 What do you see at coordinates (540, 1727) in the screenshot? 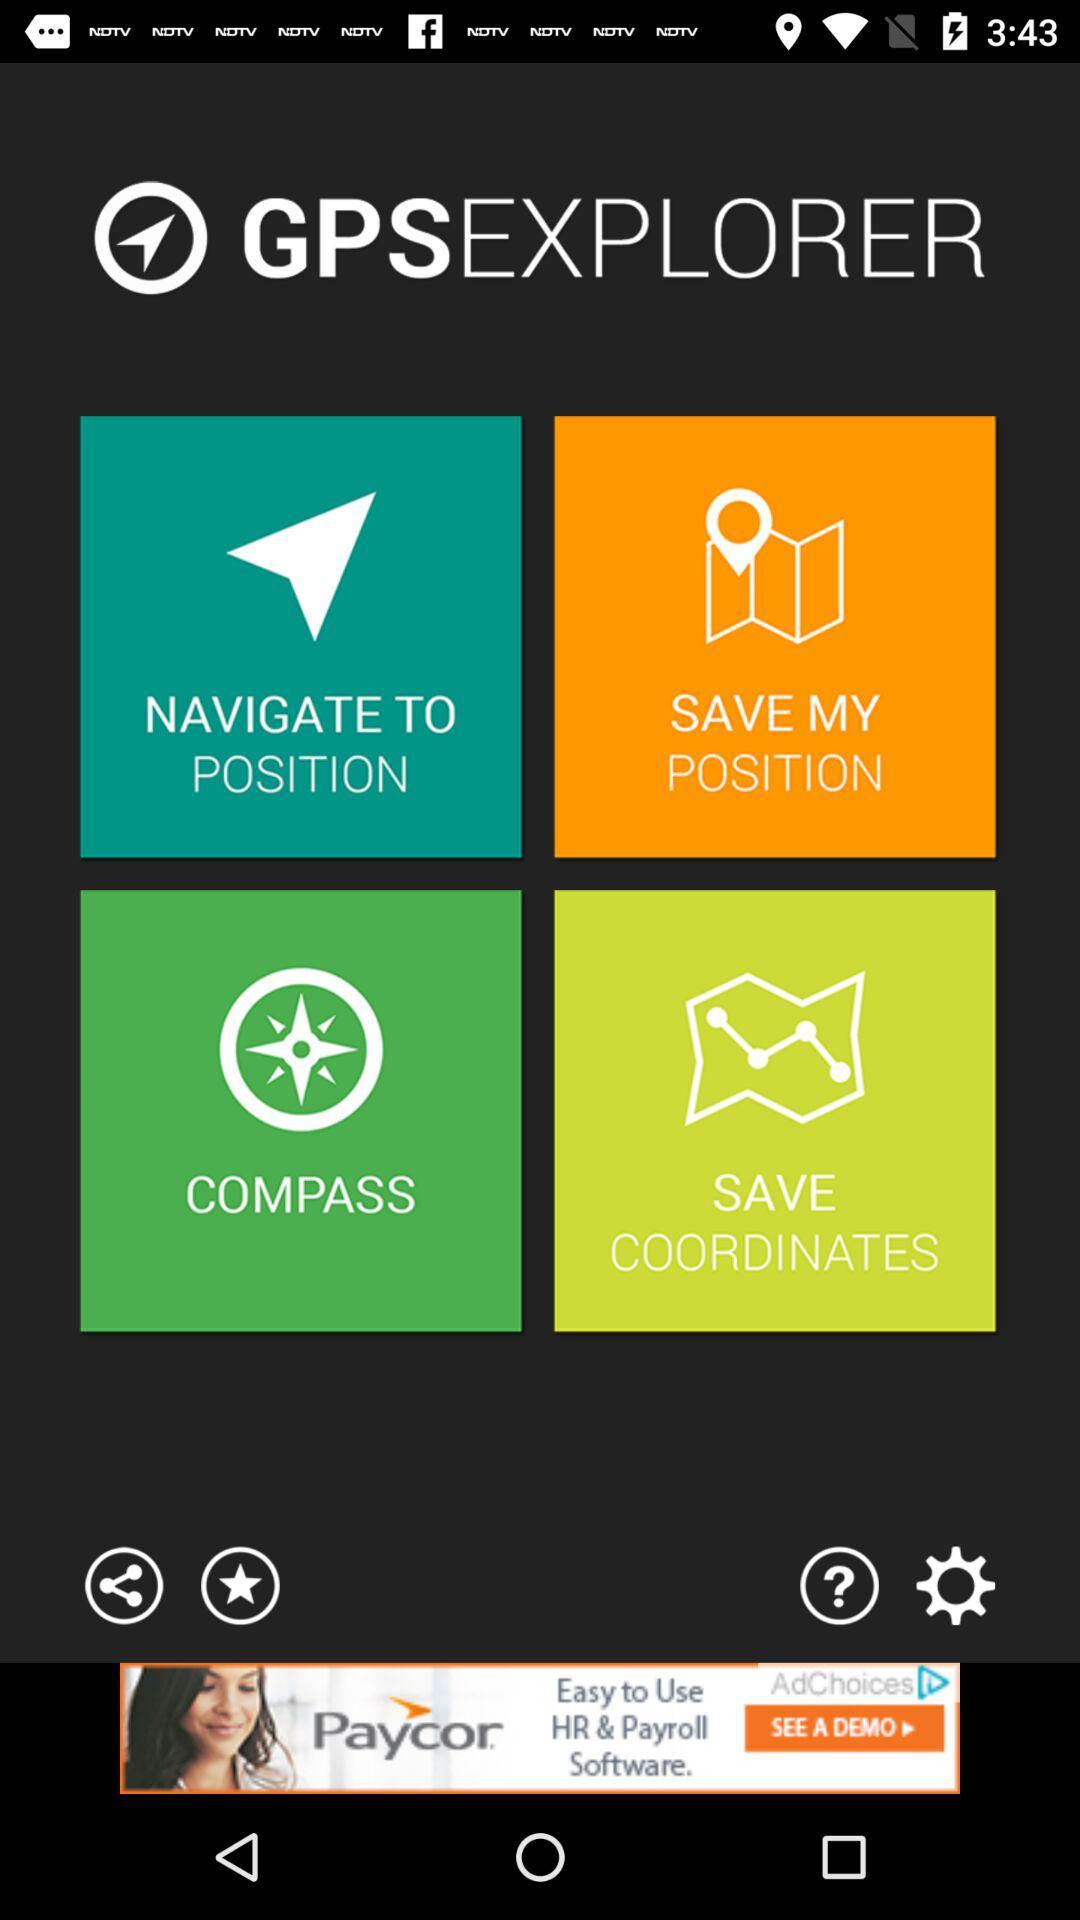
I see `space where you access advertising` at bounding box center [540, 1727].